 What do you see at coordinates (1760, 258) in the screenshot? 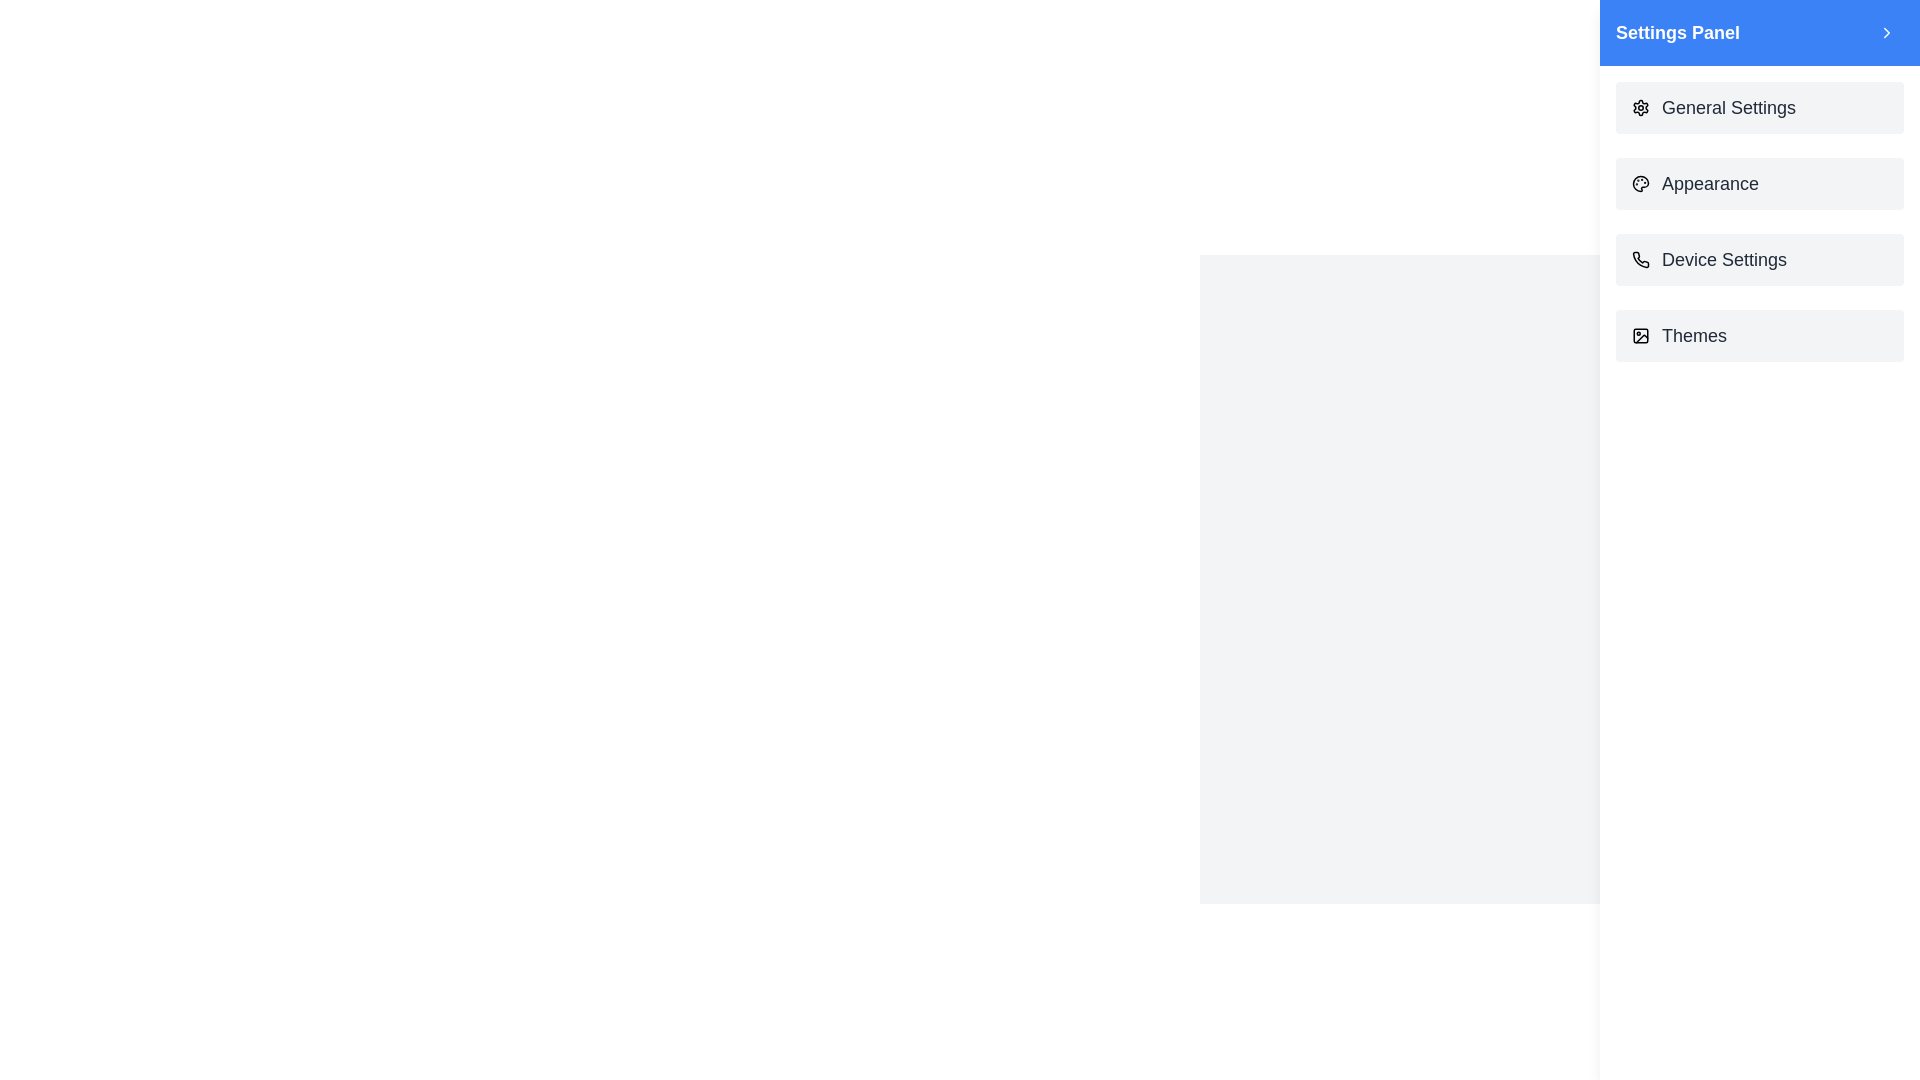
I see `the 'Device Settings' button, which is a rectangular button with rounded corners, containing a black phone icon and dark gray text, to change its background color` at bounding box center [1760, 258].